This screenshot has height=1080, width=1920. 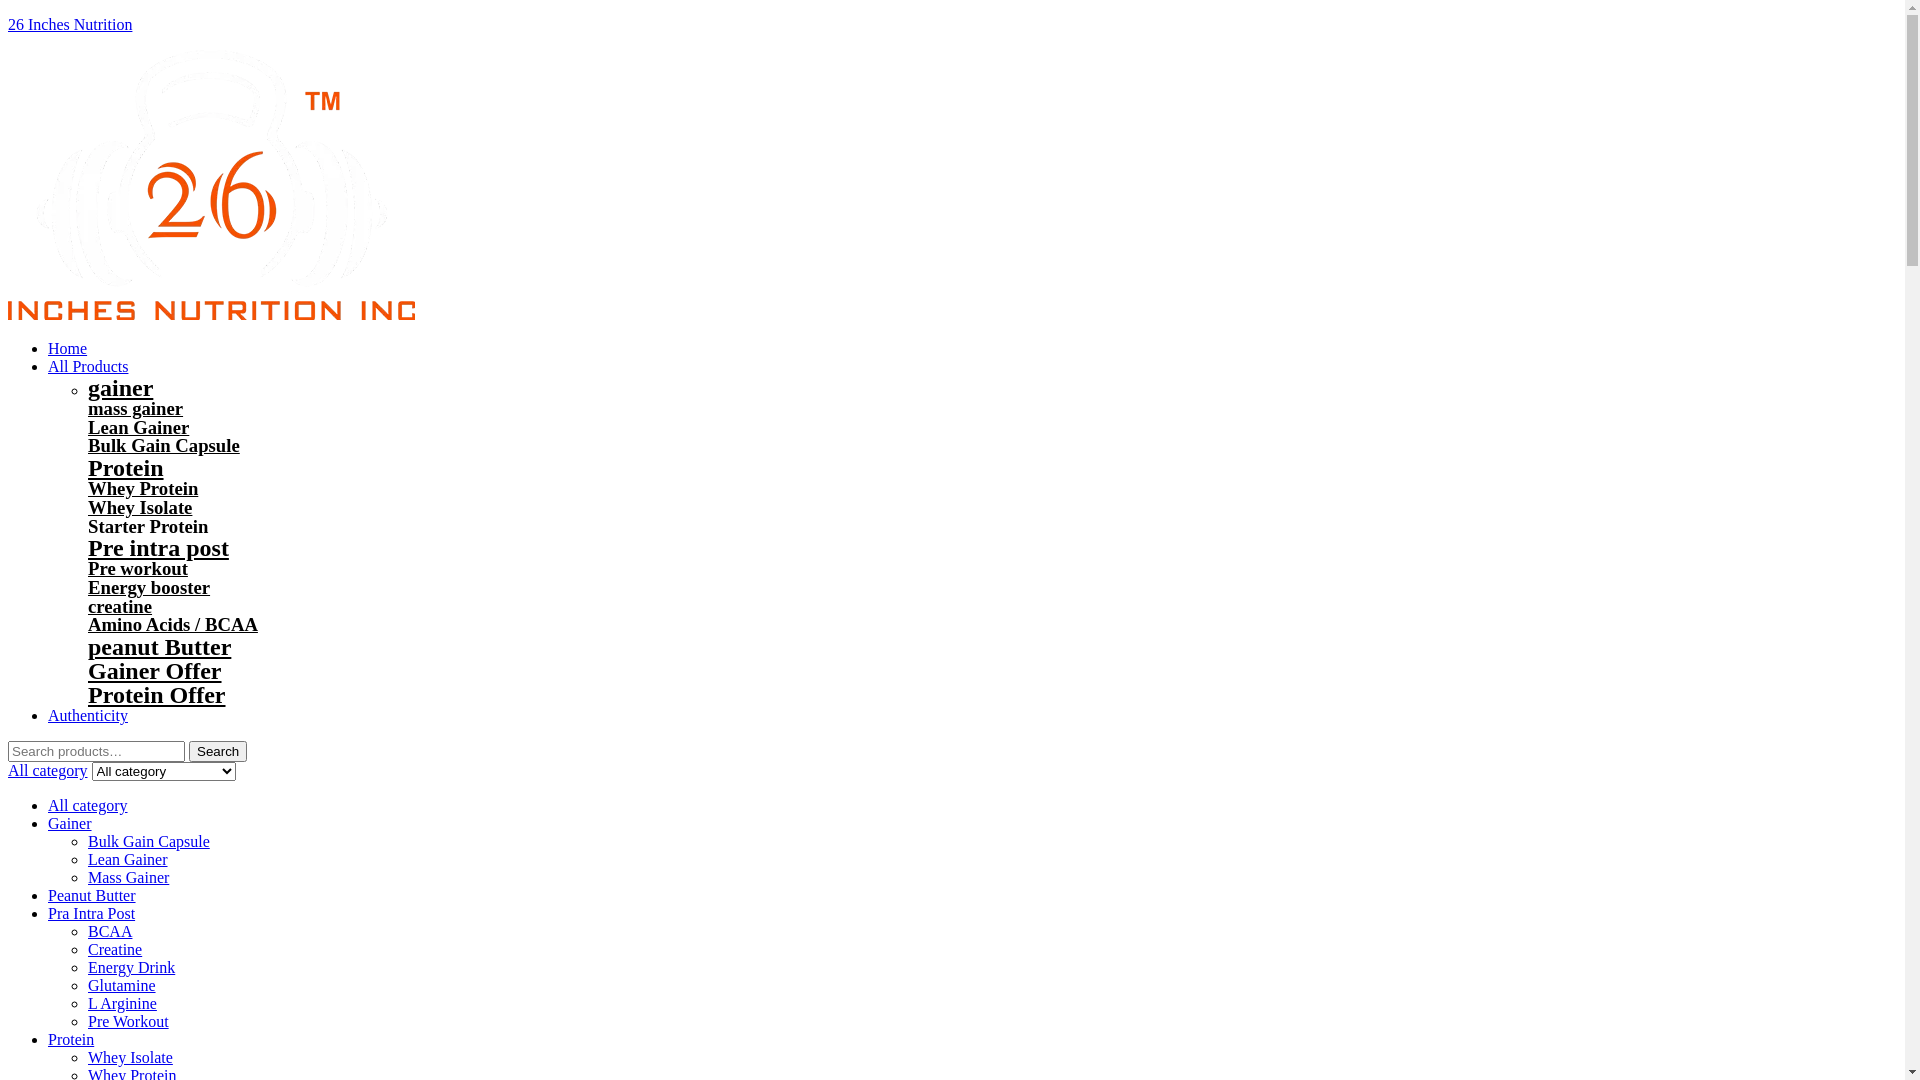 I want to click on 'Whey Protein', so click(x=142, y=488).